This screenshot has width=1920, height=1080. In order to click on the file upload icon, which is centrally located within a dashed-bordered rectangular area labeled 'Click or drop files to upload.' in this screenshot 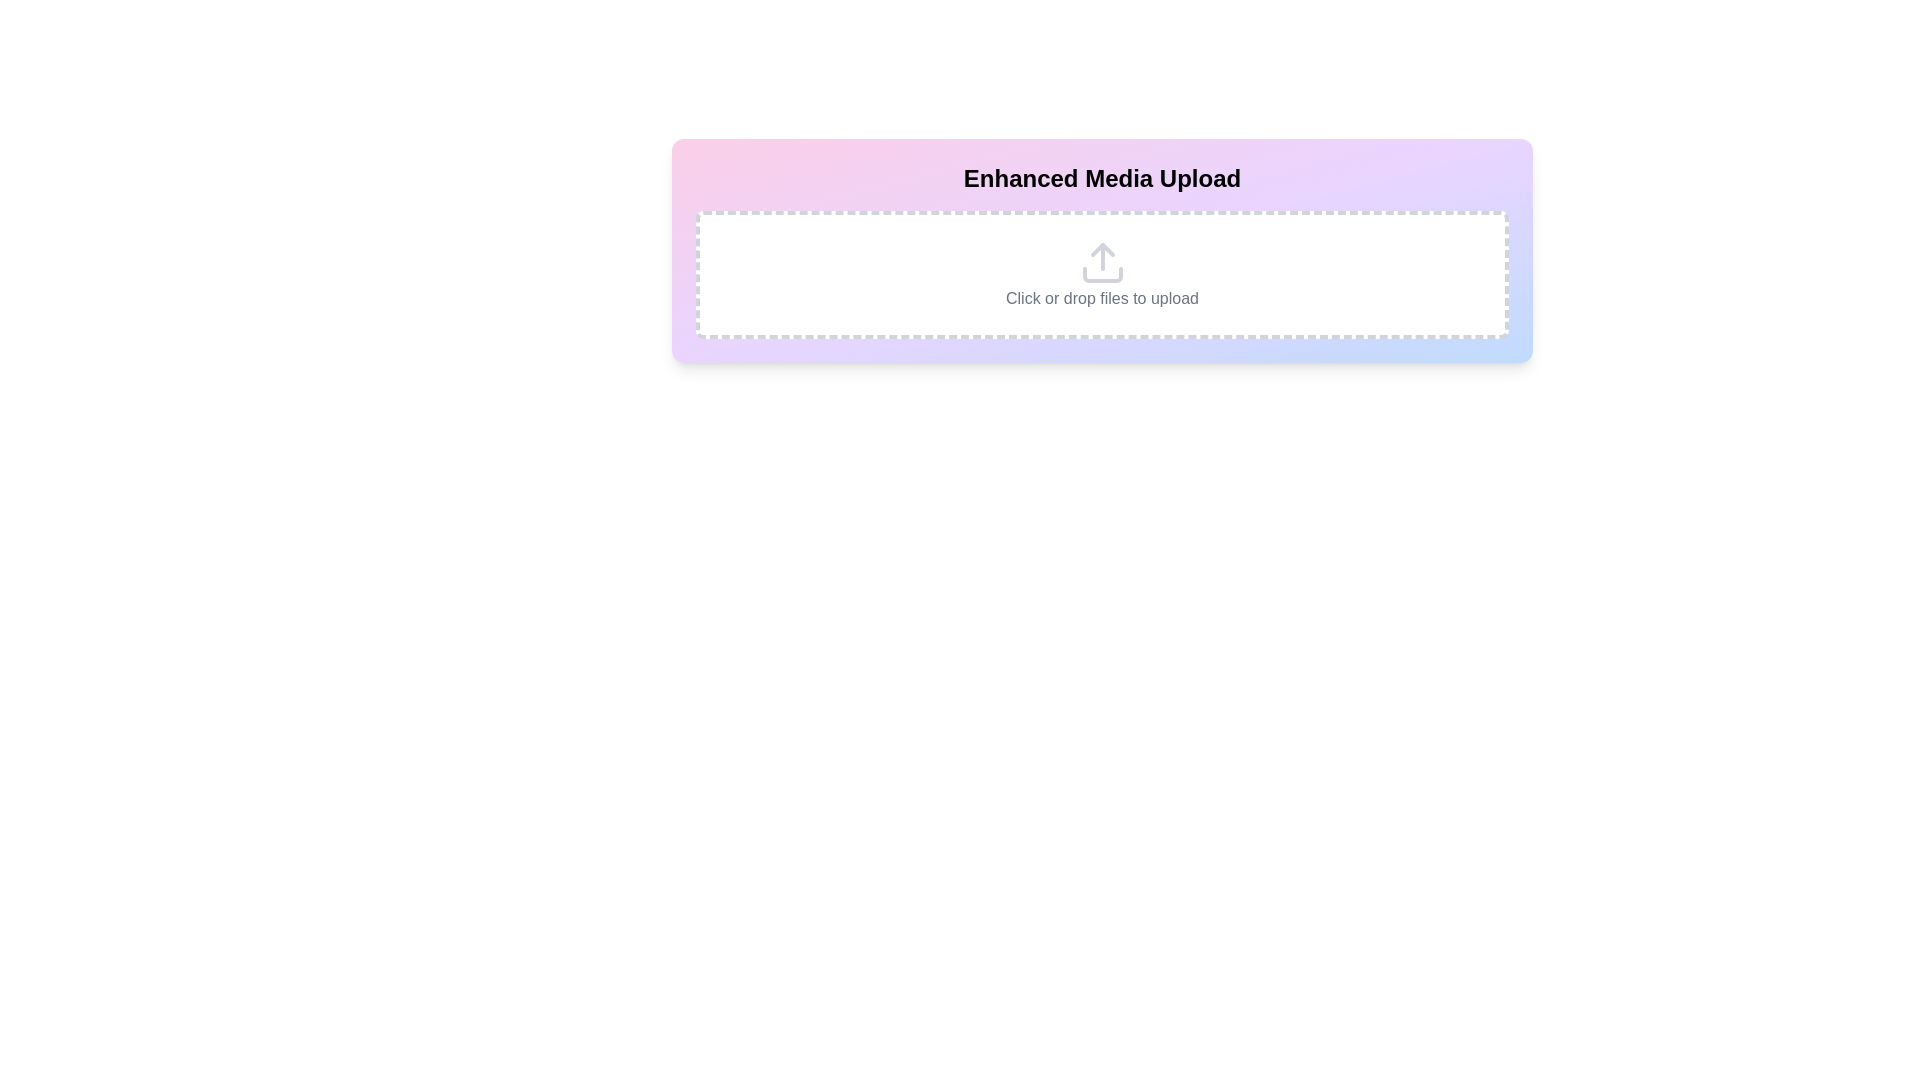, I will do `click(1101, 261)`.